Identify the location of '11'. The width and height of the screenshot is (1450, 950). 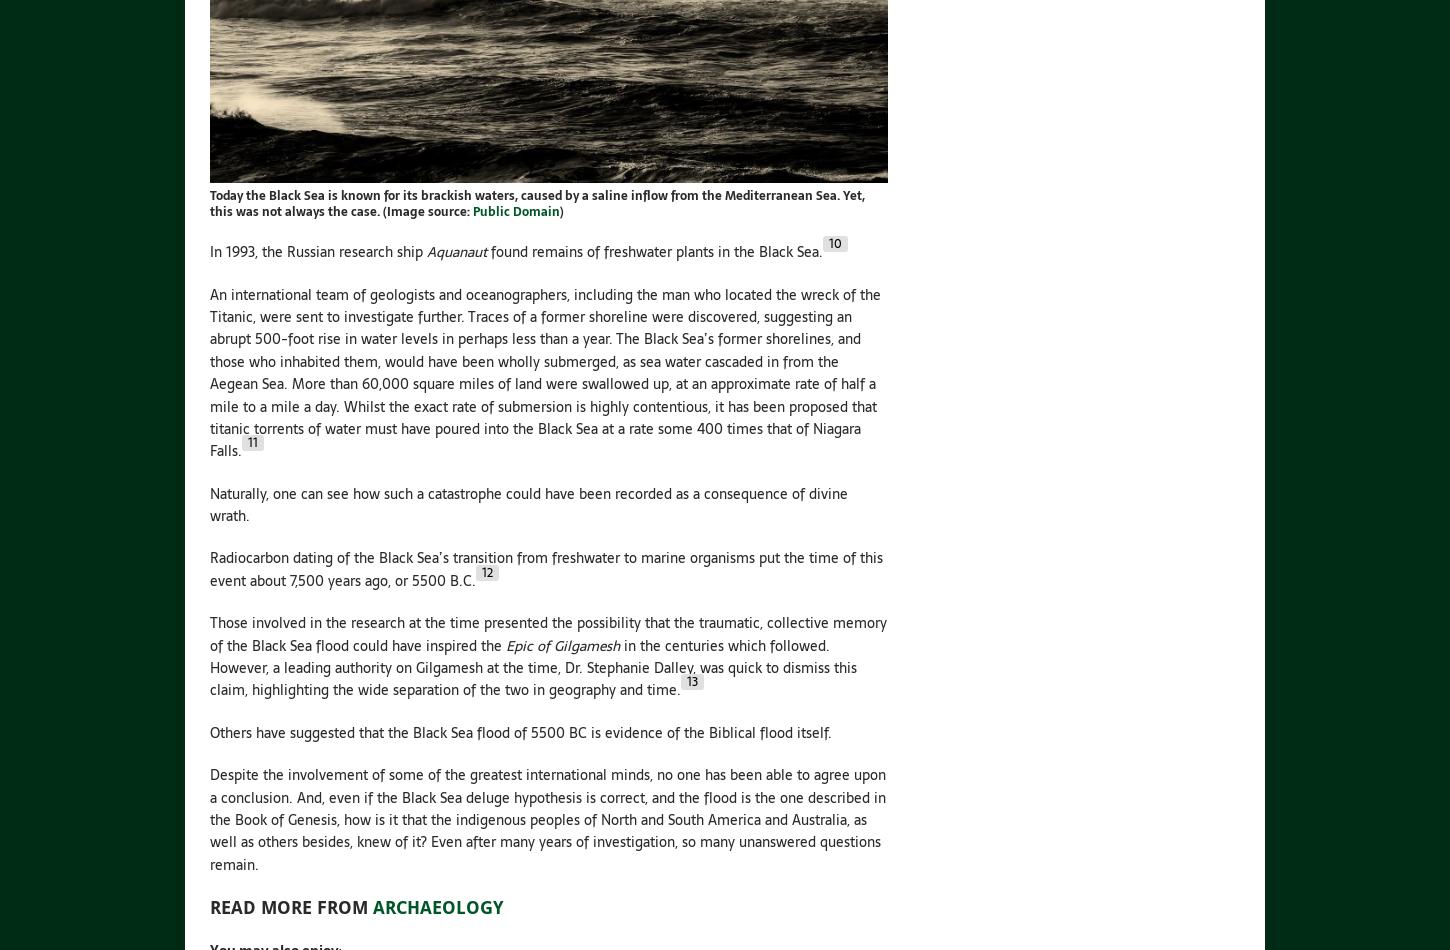
(247, 441).